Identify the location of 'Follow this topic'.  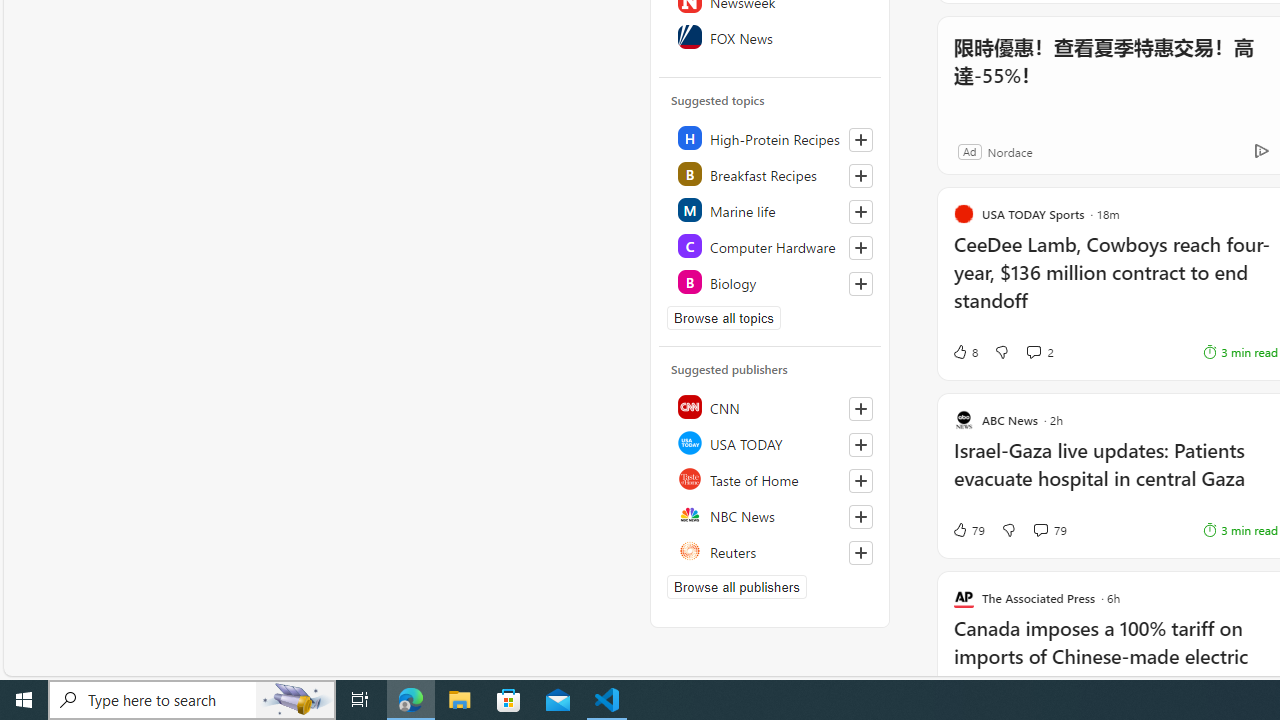
(860, 284).